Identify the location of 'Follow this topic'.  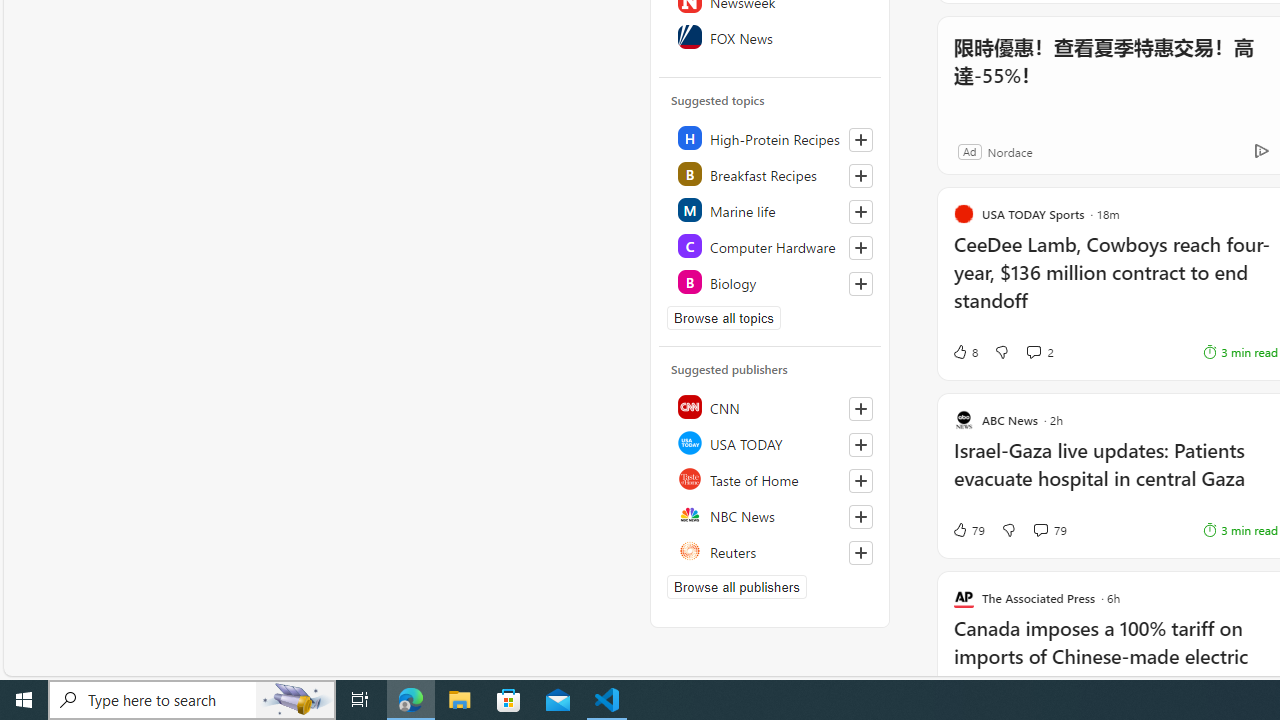
(860, 284).